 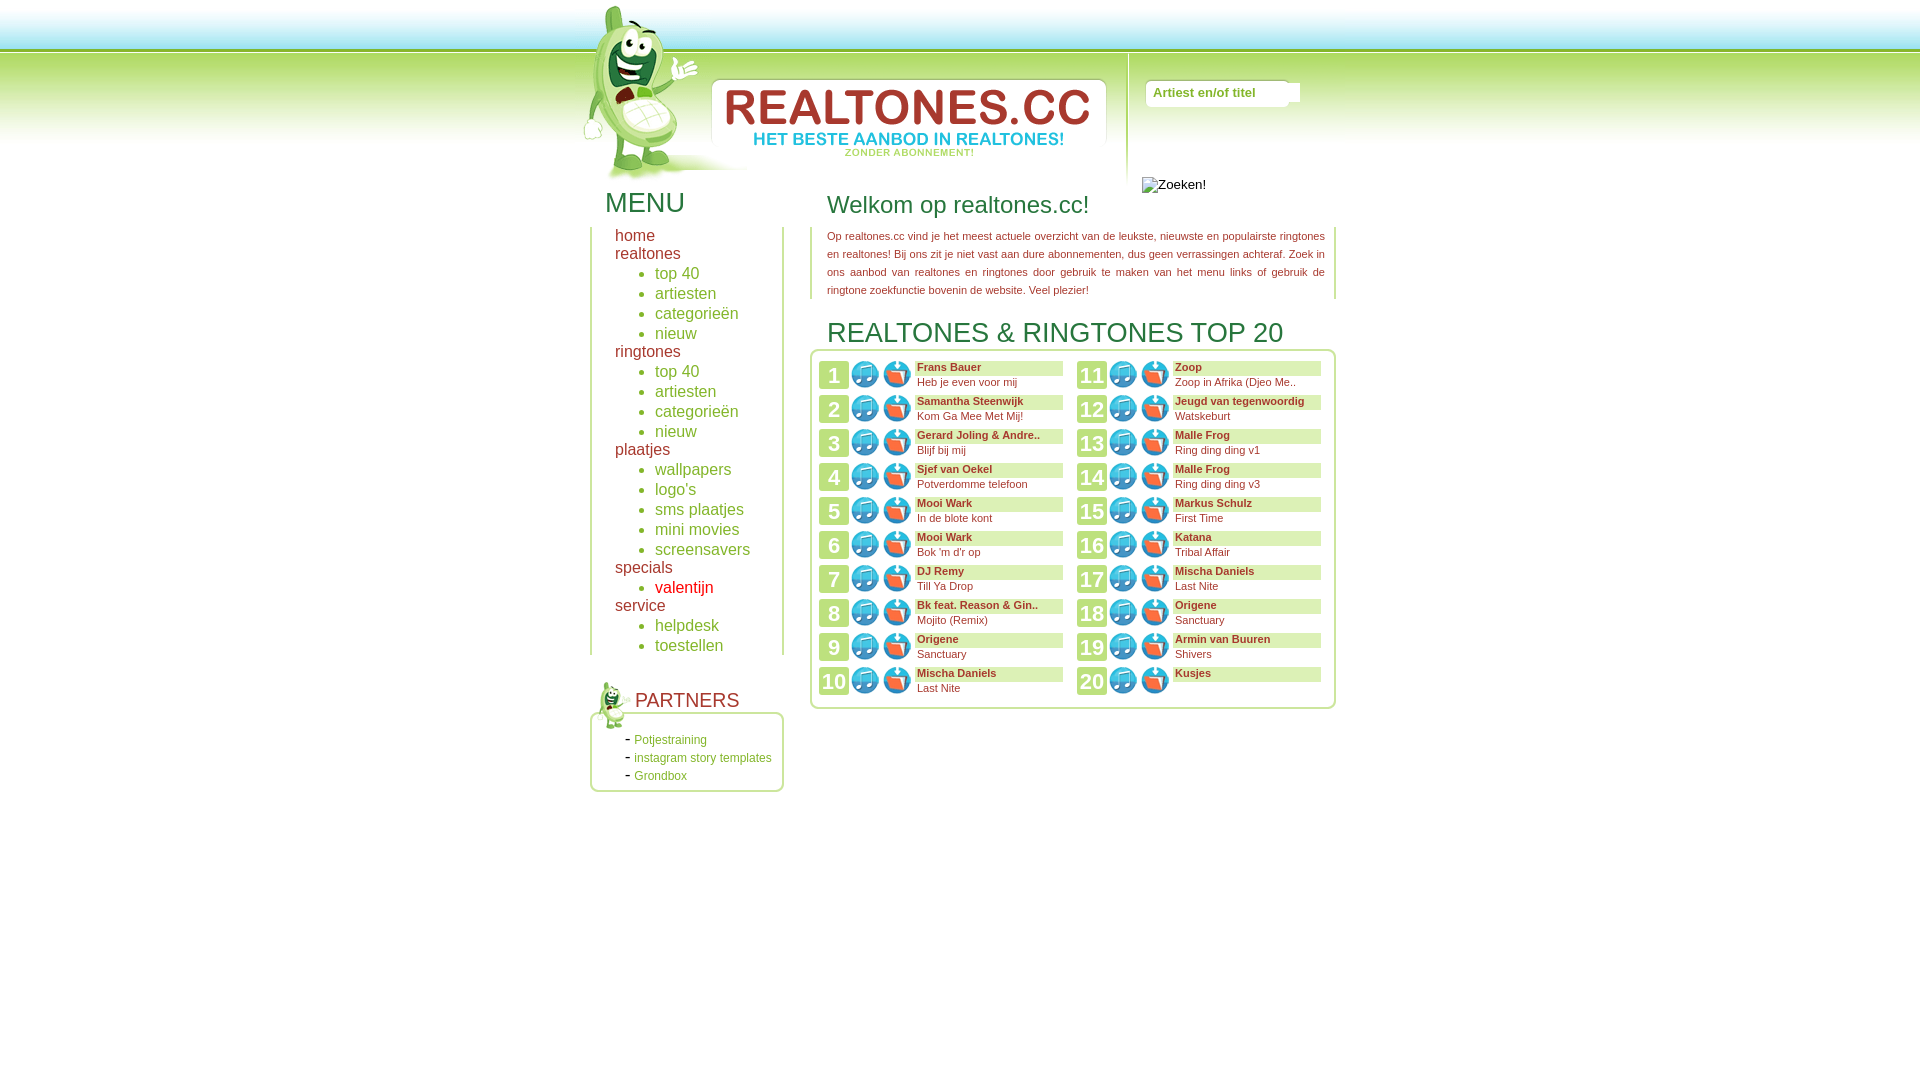 What do you see at coordinates (1216, 483) in the screenshot?
I see `'Ring ding ding v3'` at bounding box center [1216, 483].